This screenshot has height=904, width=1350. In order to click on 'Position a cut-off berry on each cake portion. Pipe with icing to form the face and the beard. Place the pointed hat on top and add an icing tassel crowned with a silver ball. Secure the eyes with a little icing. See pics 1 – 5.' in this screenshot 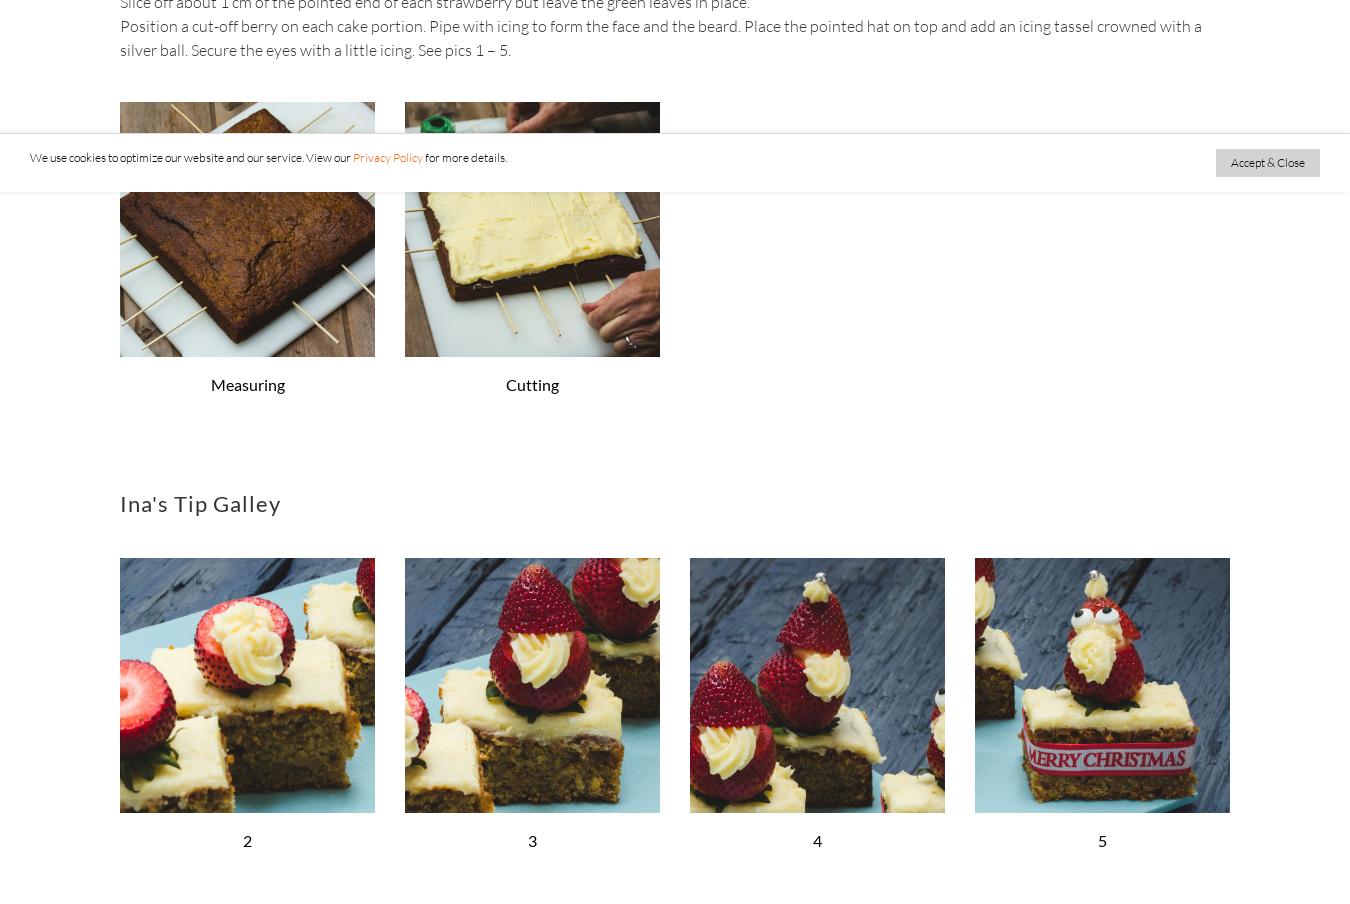, I will do `click(660, 35)`.